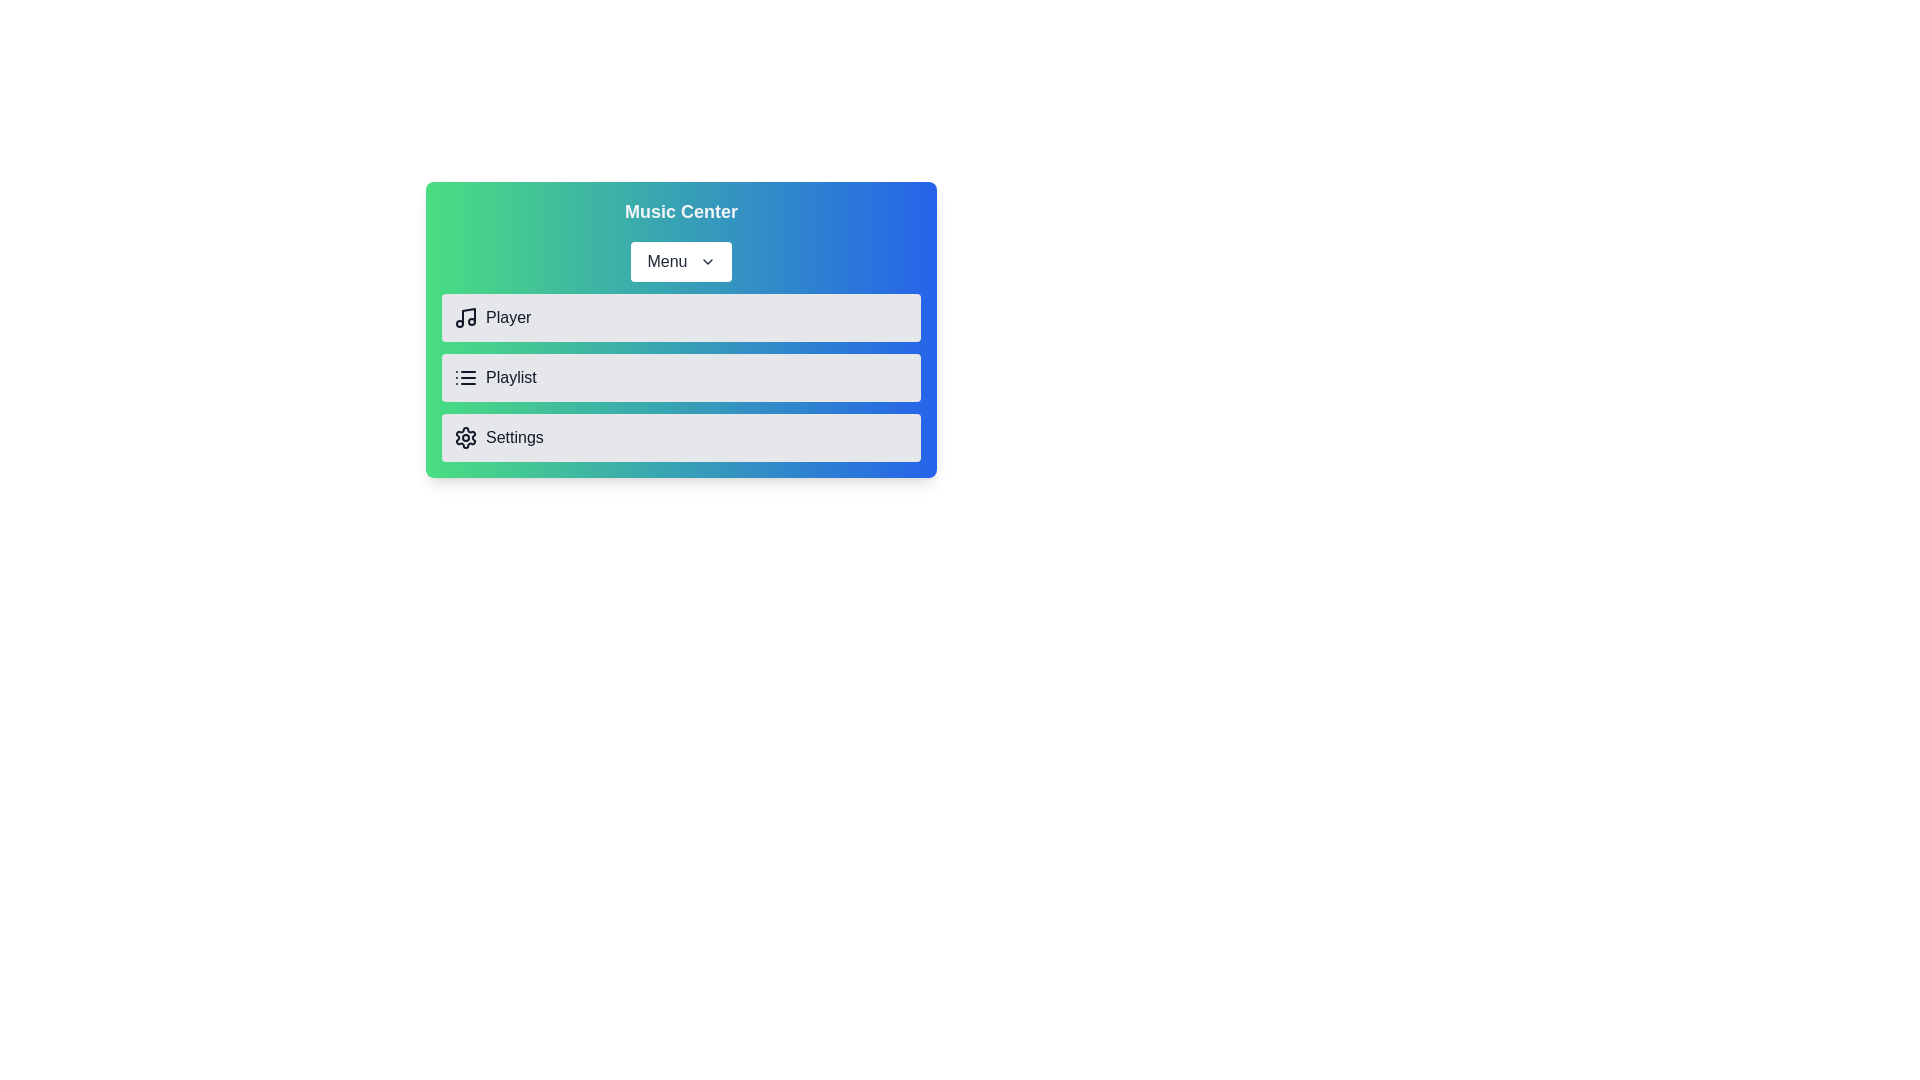  I want to click on the 'Menu' button to toggle the menu visibility, so click(681, 261).